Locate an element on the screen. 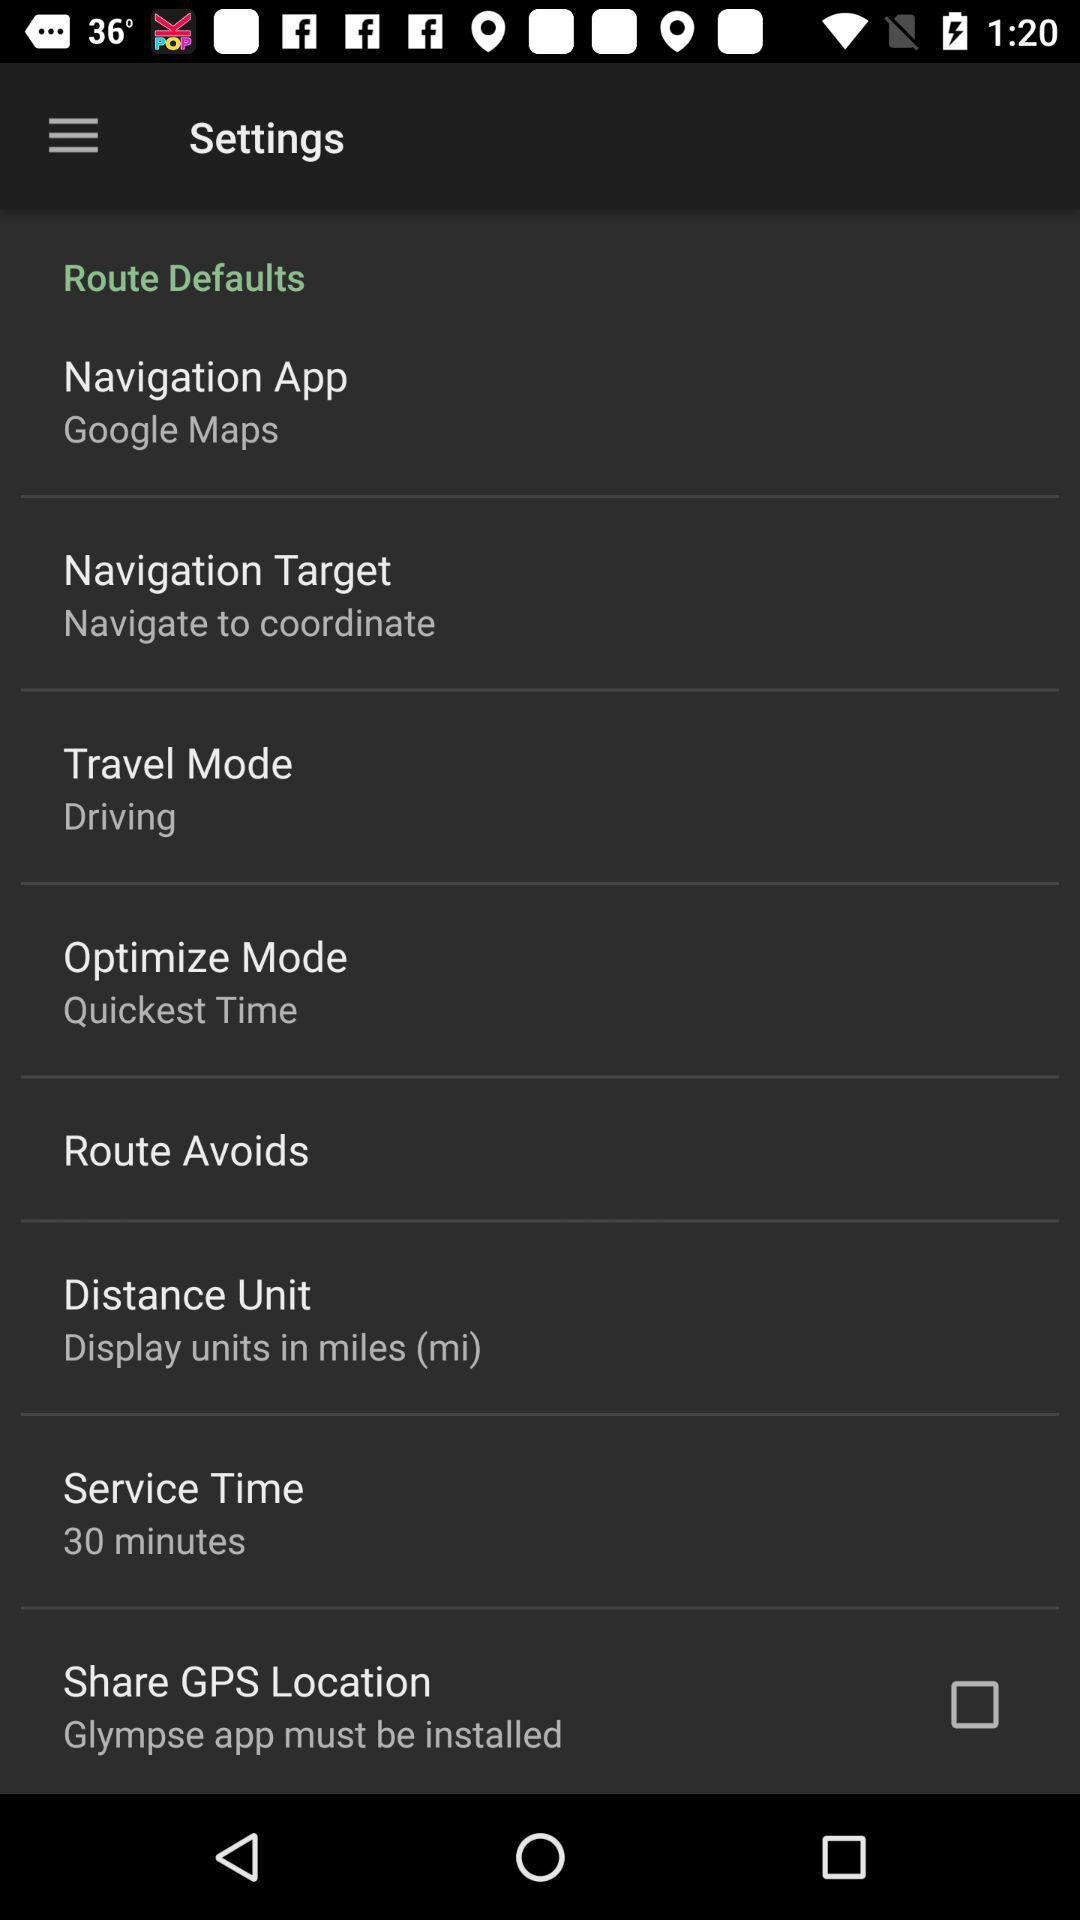 This screenshot has height=1920, width=1080. icon to the left of settings icon is located at coordinates (72, 135).